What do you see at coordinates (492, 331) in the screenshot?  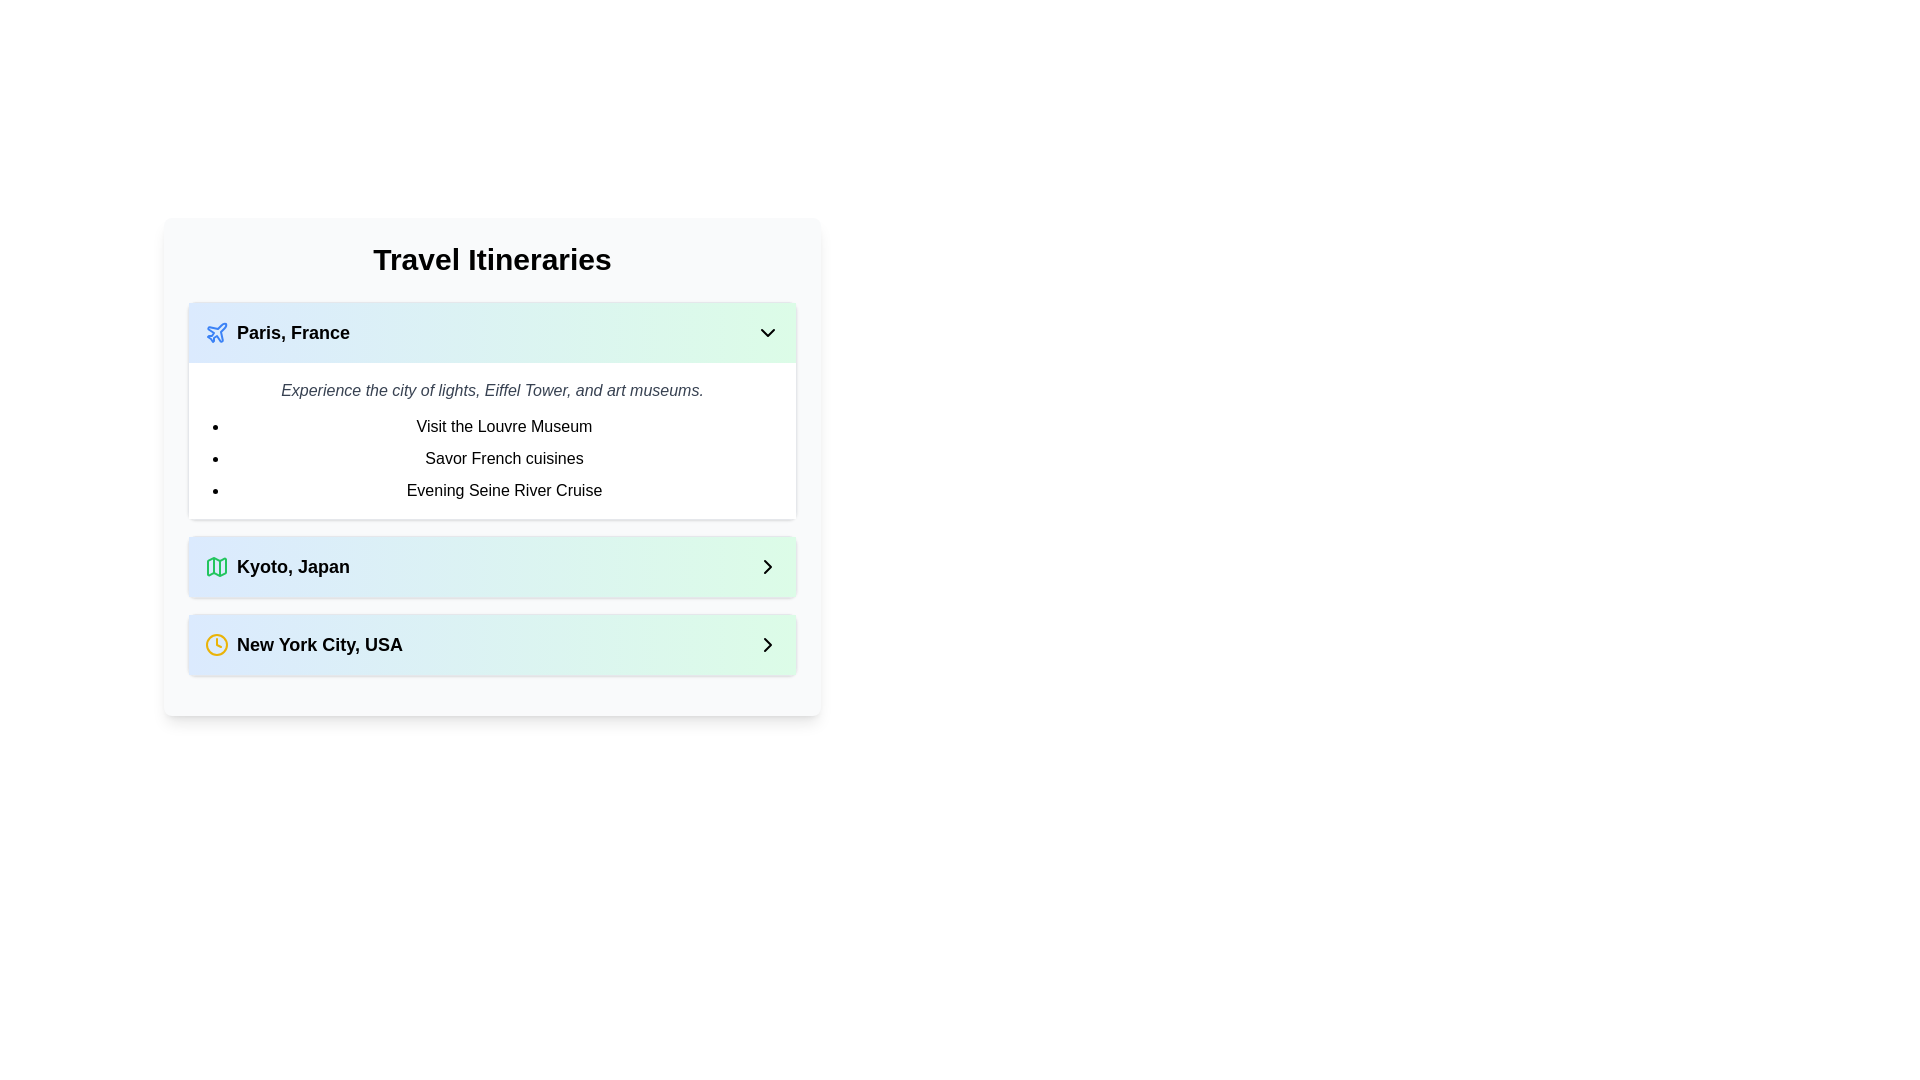 I see `the button labeled 'Paris, France' with a blue to green gradient background` at bounding box center [492, 331].